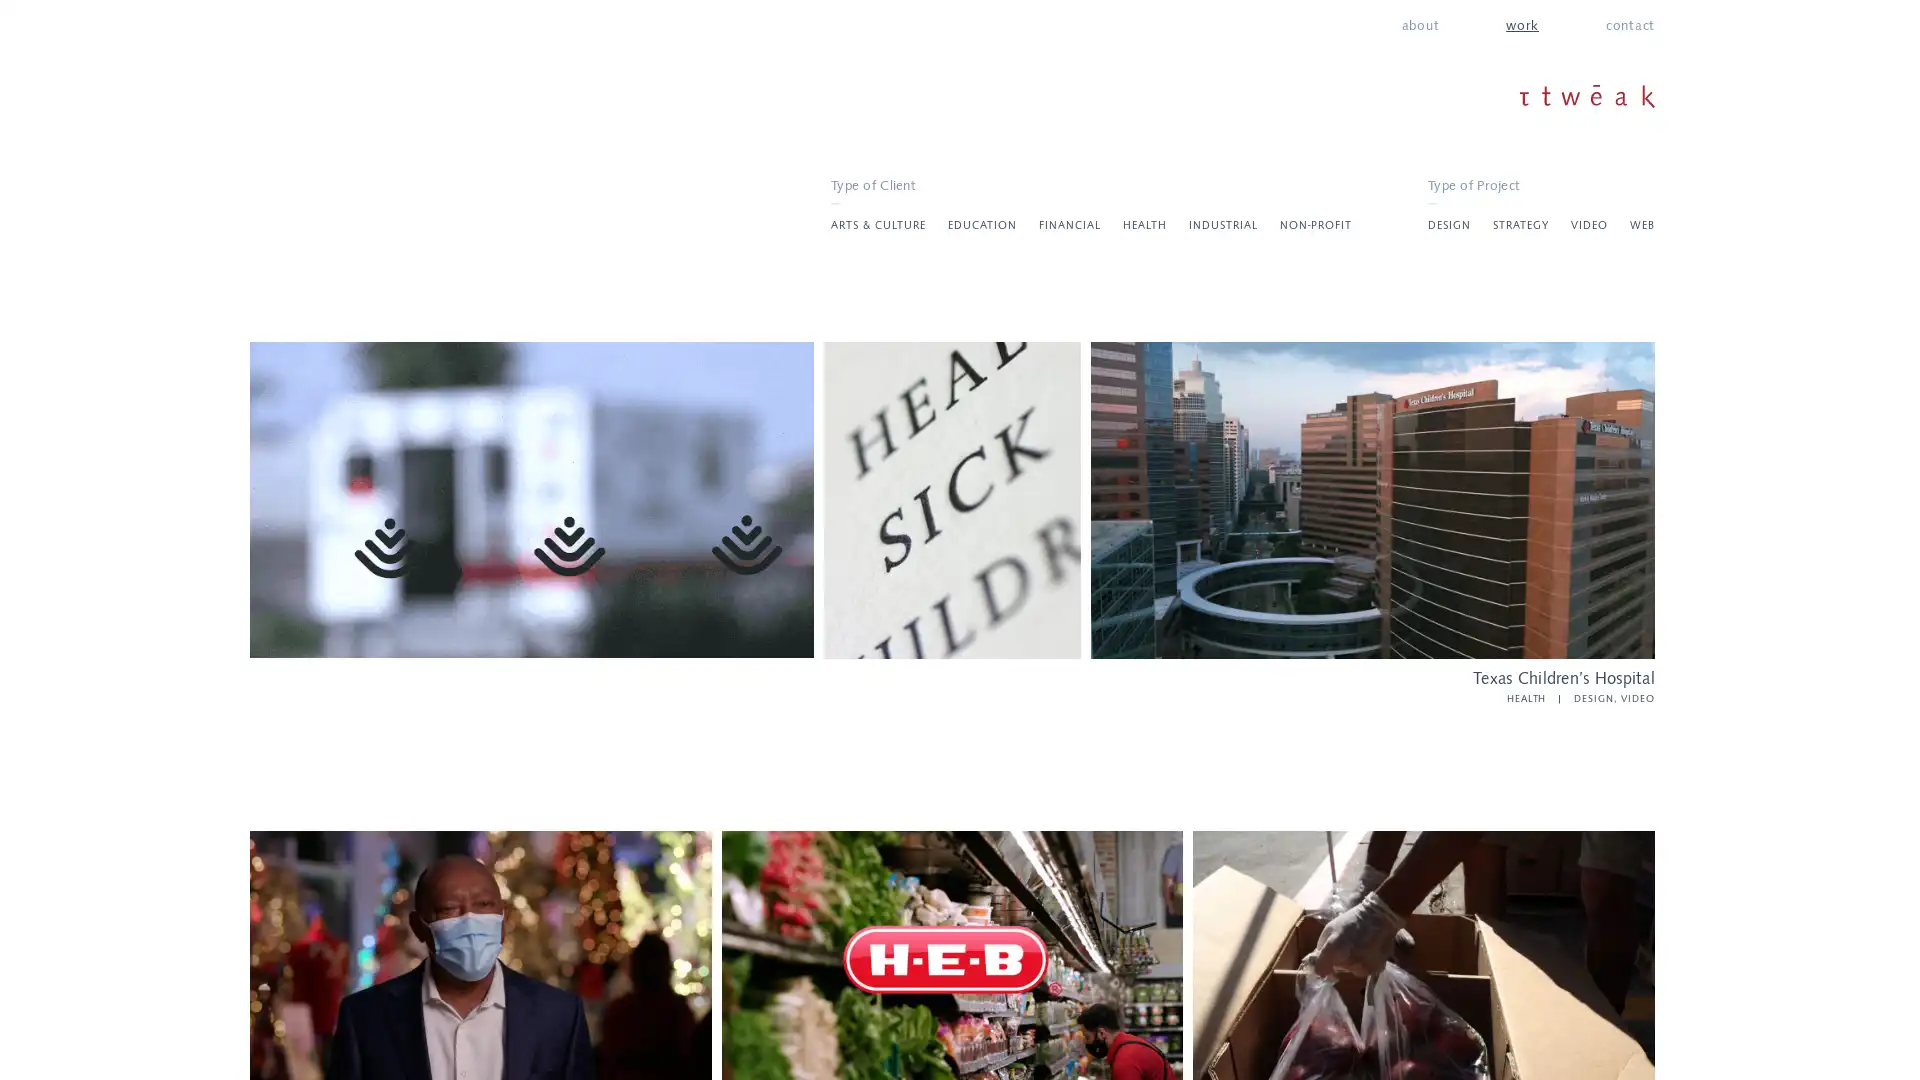  What do you see at coordinates (1449, 225) in the screenshot?
I see `DESIGN` at bounding box center [1449, 225].